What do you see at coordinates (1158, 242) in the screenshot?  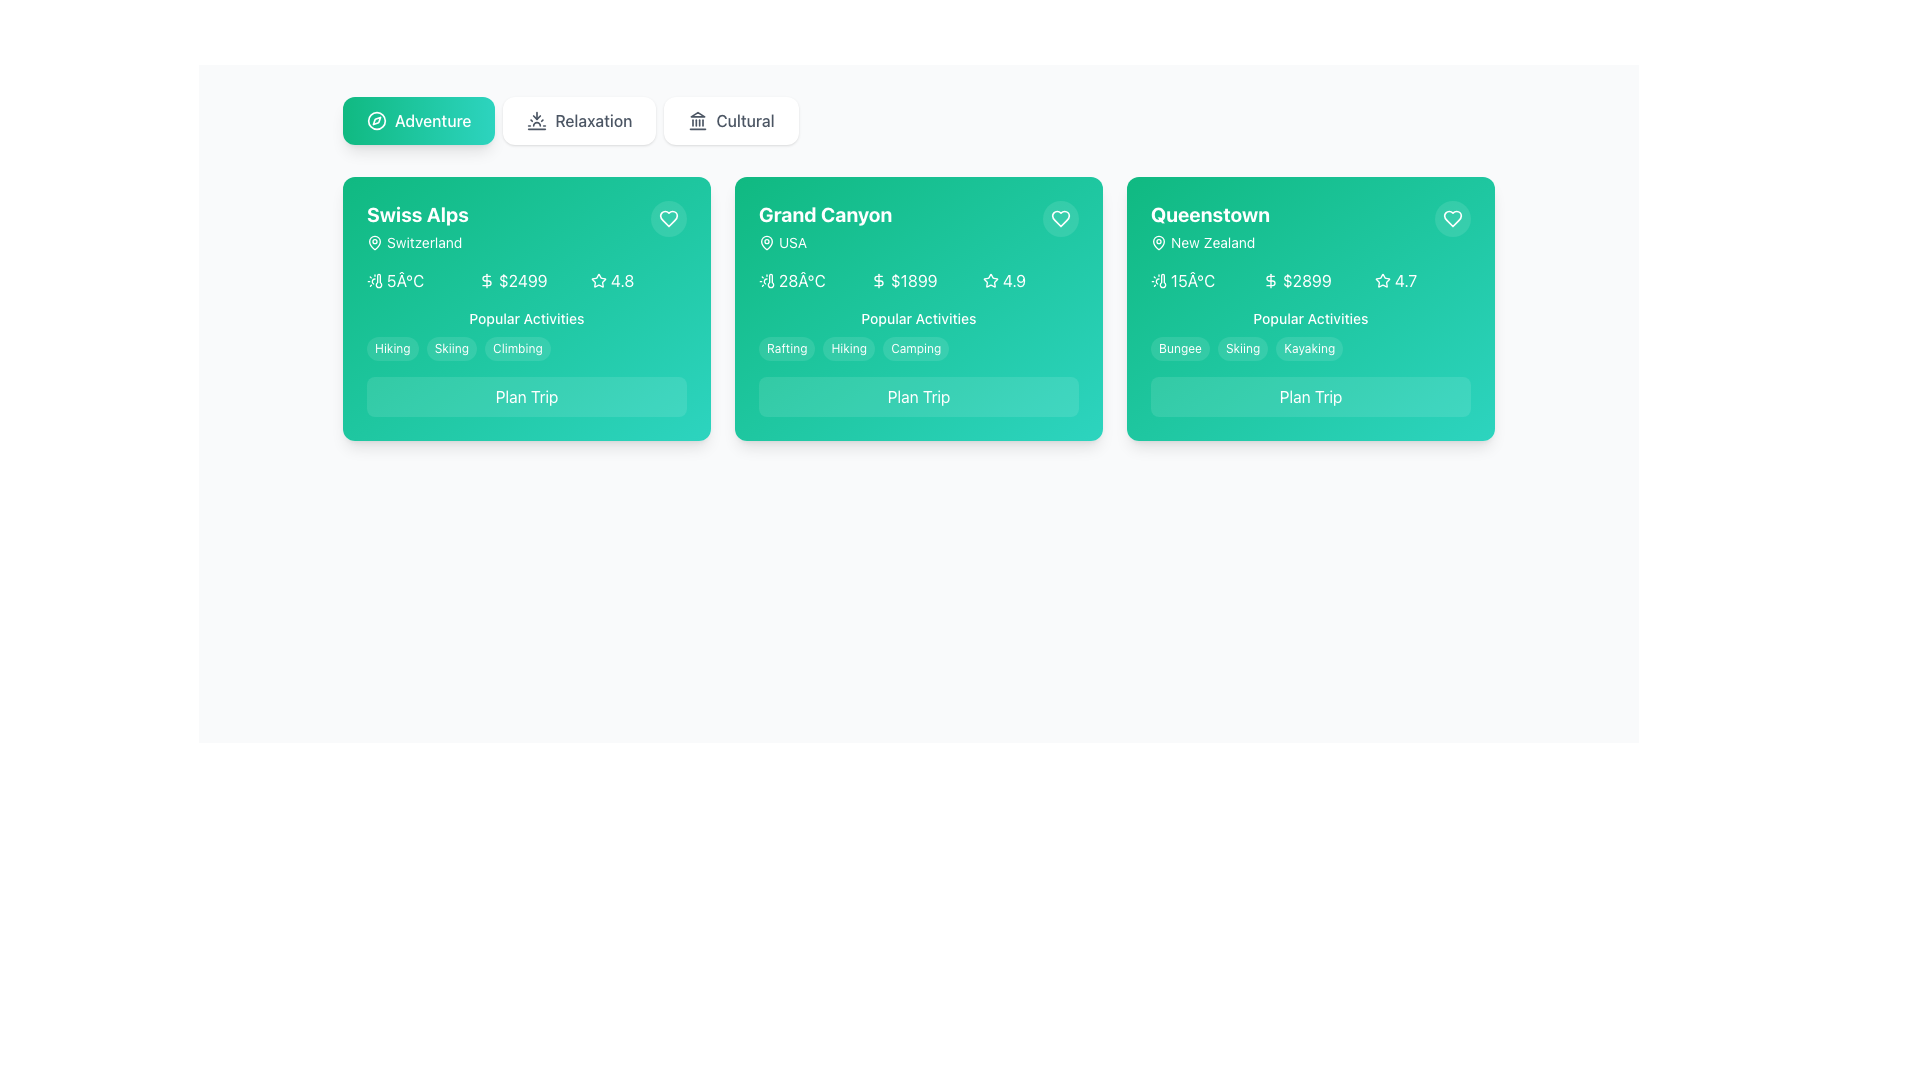 I see `the small map pin icon located next to the textual label 'New Zealand' within the 'Queenstown' card` at bounding box center [1158, 242].